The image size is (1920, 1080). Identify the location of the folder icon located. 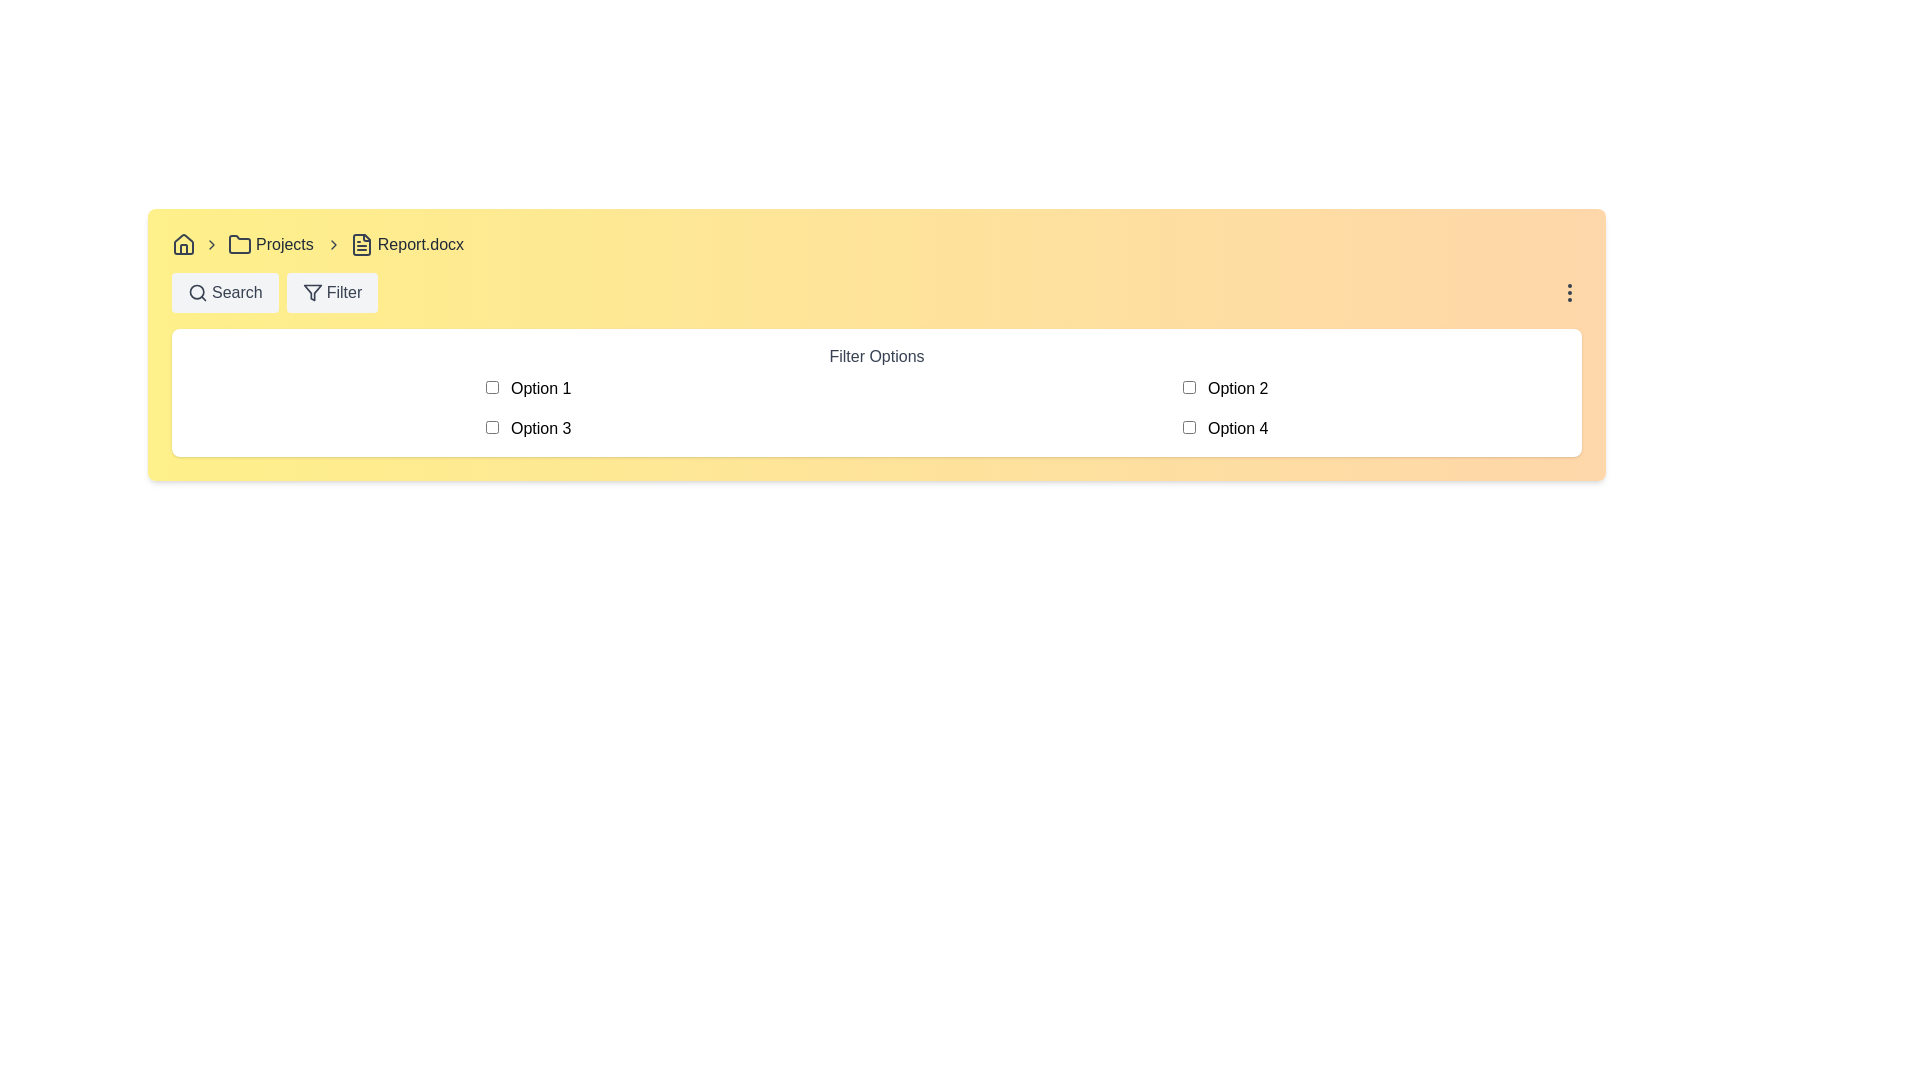
(240, 243).